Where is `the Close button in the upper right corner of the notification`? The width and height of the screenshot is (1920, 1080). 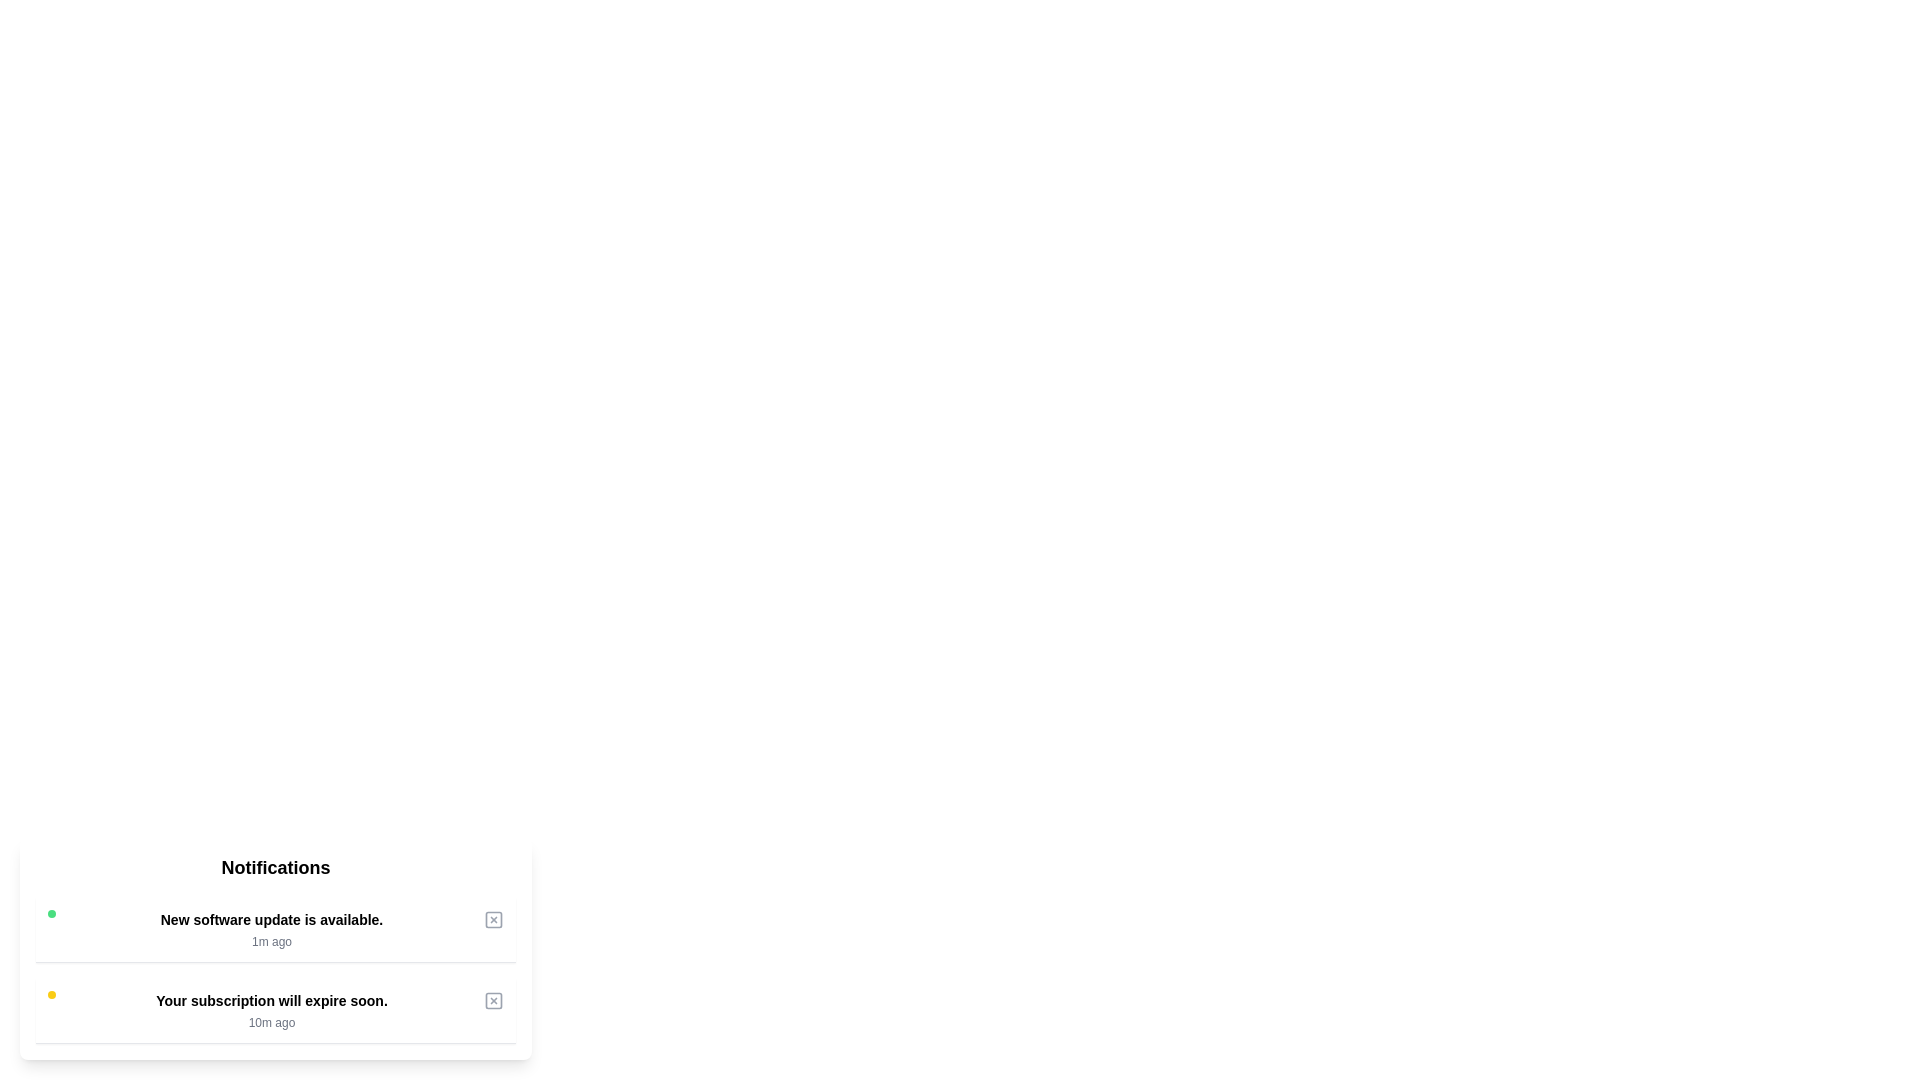 the Close button in the upper right corner of the notification is located at coordinates (494, 920).